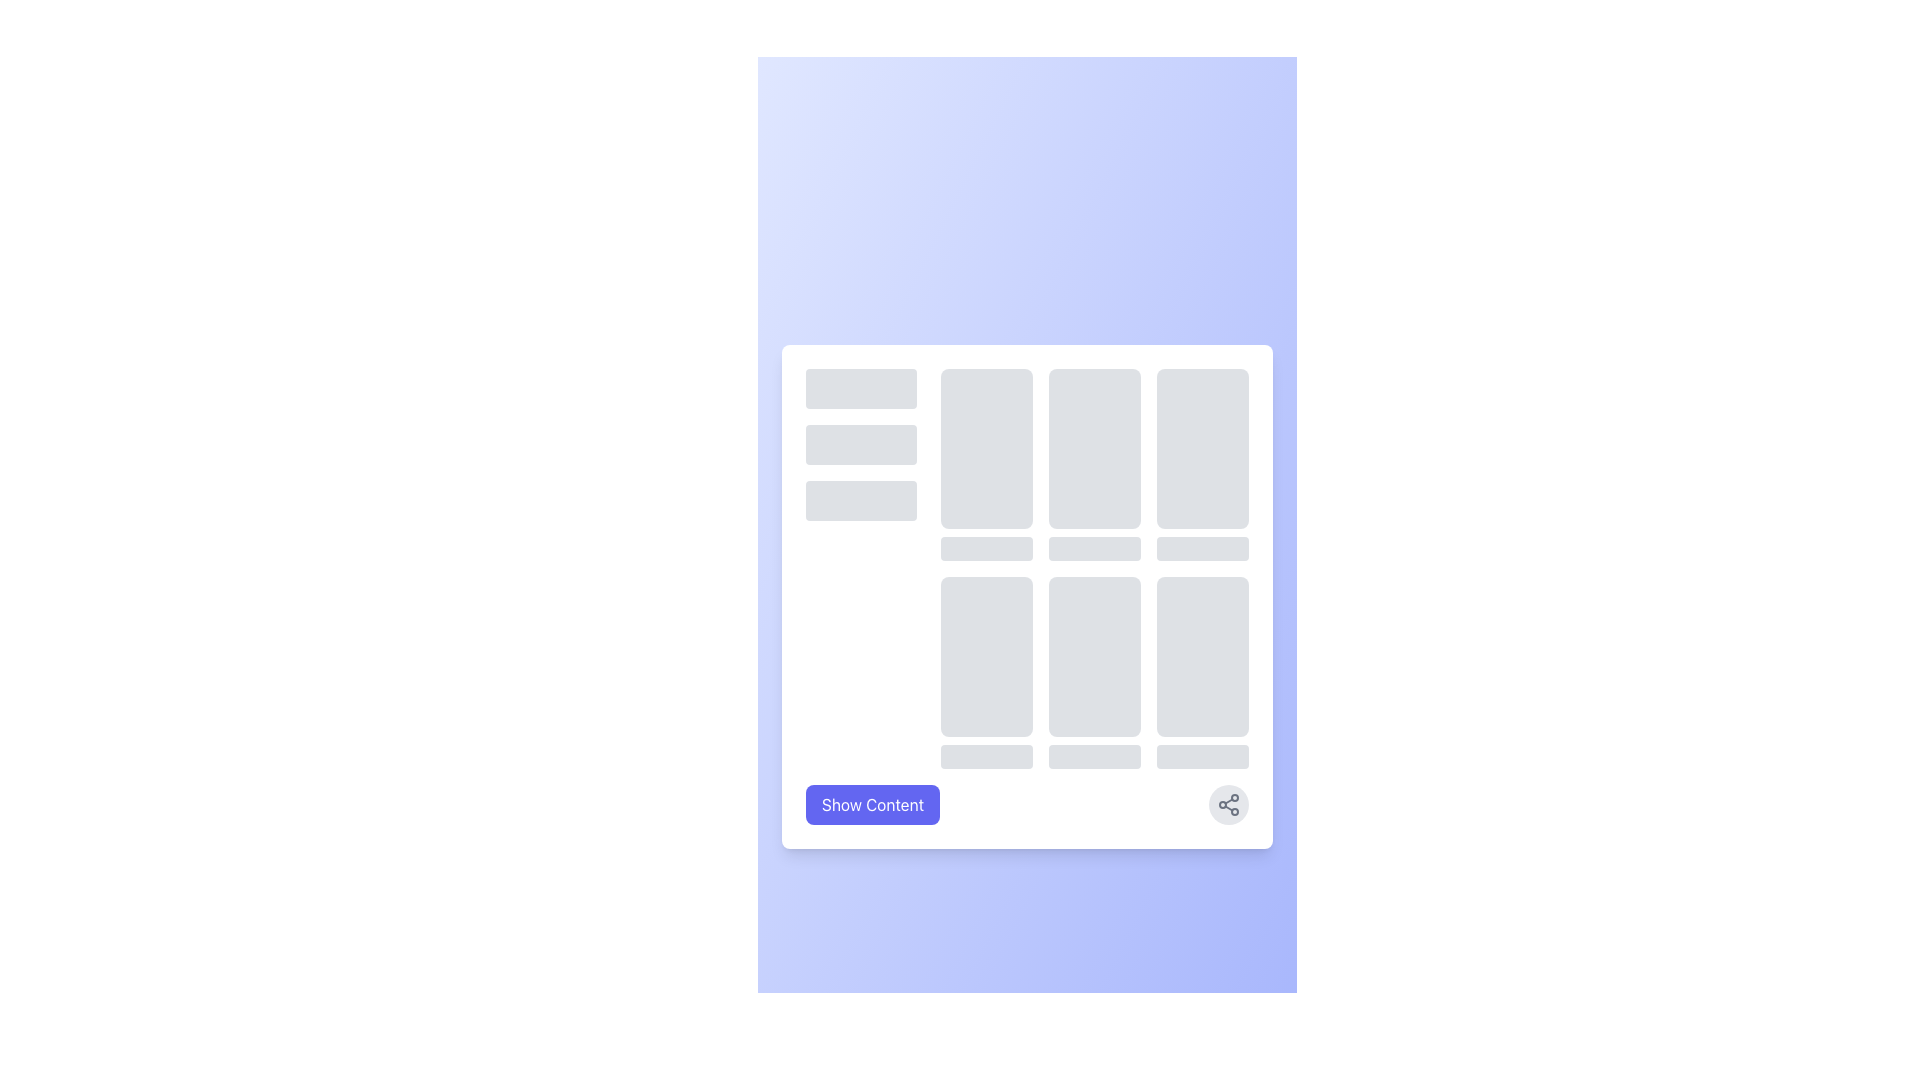 Image resolution: width=1920 pixels, height=1080 pixels. What do you see at coordinates (1201, 465) in the screenshot?
I see `the Placeholder element located in the third column of the first row within the grid layout, which is a non-interactive visual component used` at bounding box center [1201, 465].